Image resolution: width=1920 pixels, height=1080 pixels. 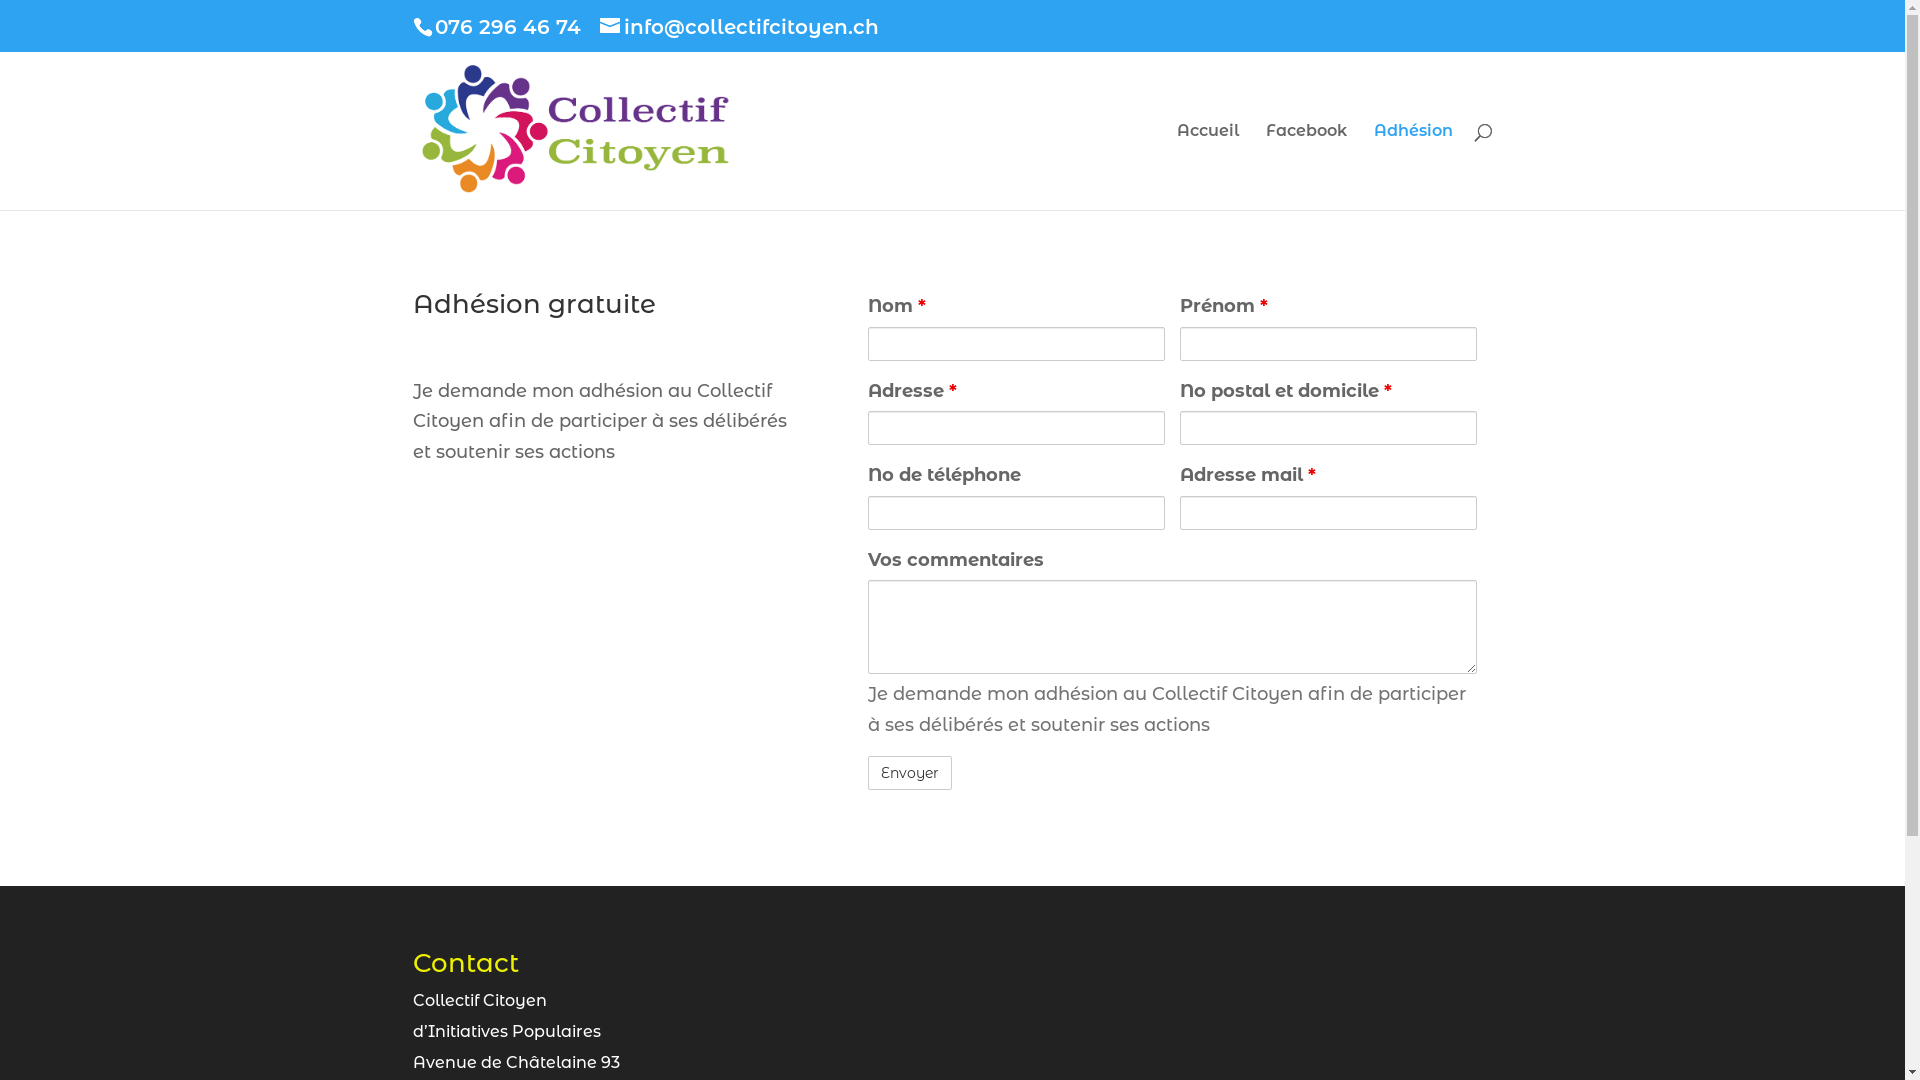 I want to click on 'Accueil', so click(x=1205, y=165).